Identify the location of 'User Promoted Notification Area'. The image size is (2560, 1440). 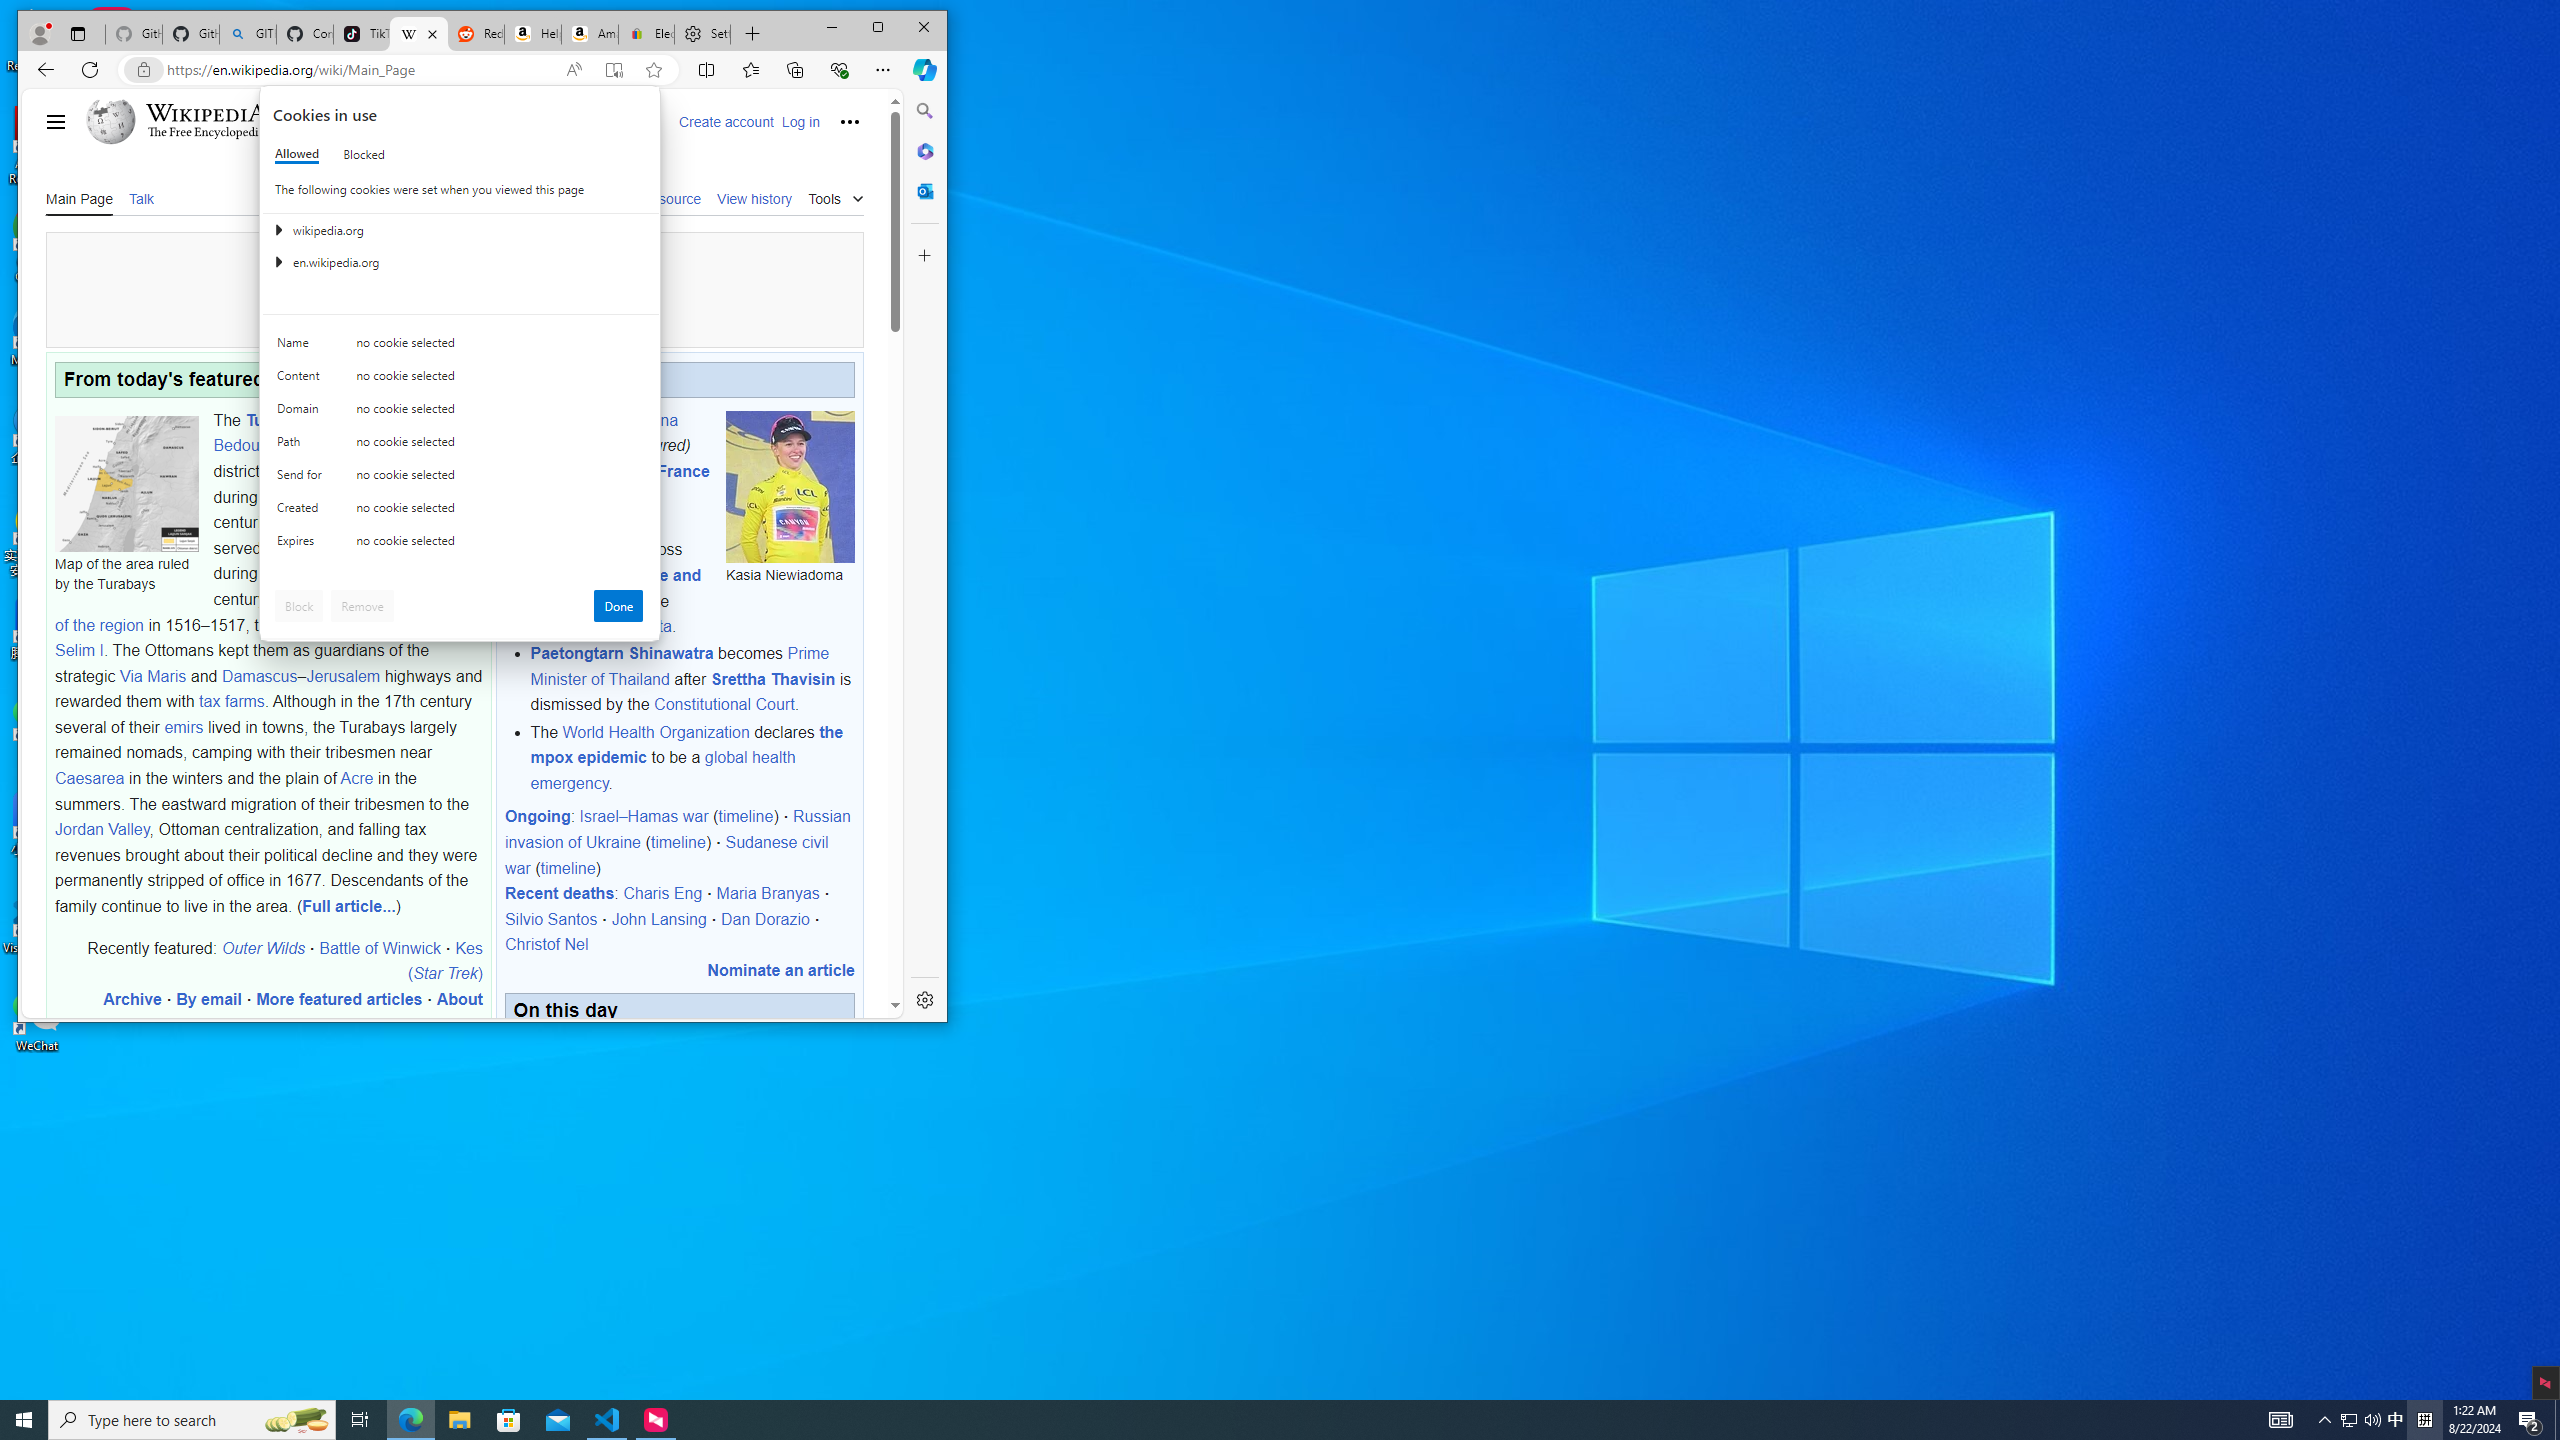
(2360, 1418).